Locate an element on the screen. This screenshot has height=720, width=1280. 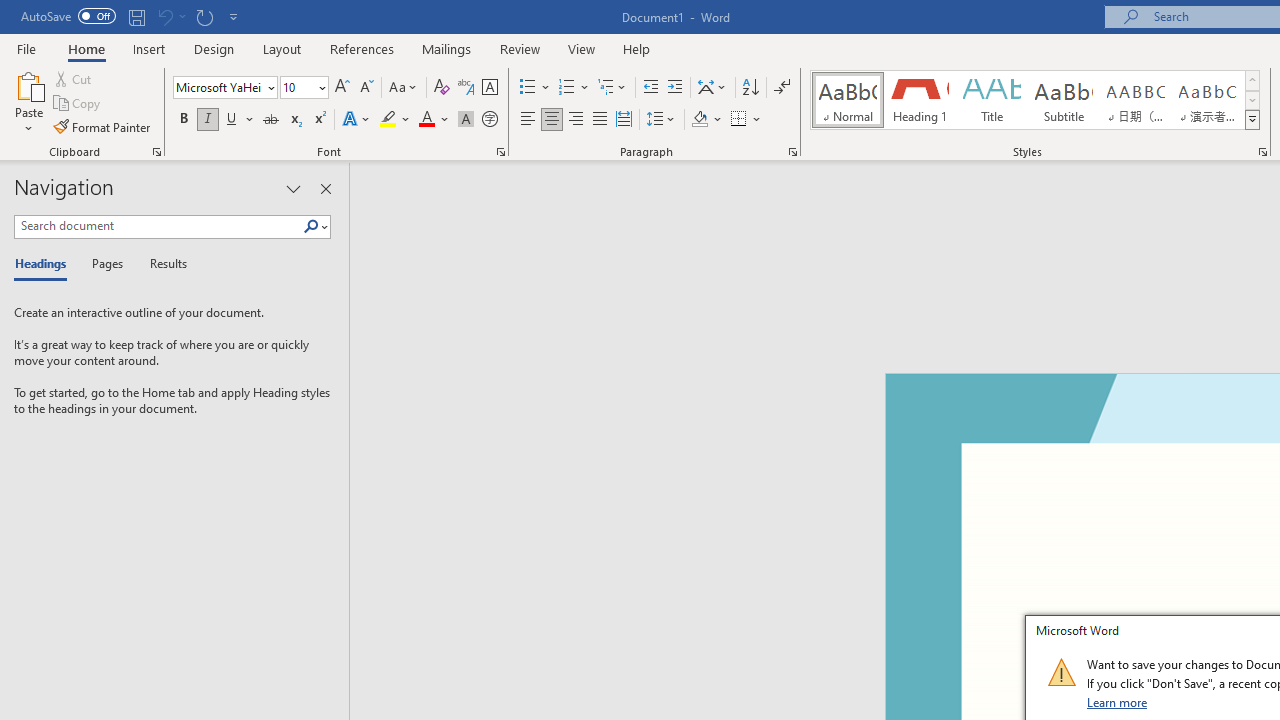
'AutomationID: QuickStylesGallery' is located at coordinates (1036, 100).